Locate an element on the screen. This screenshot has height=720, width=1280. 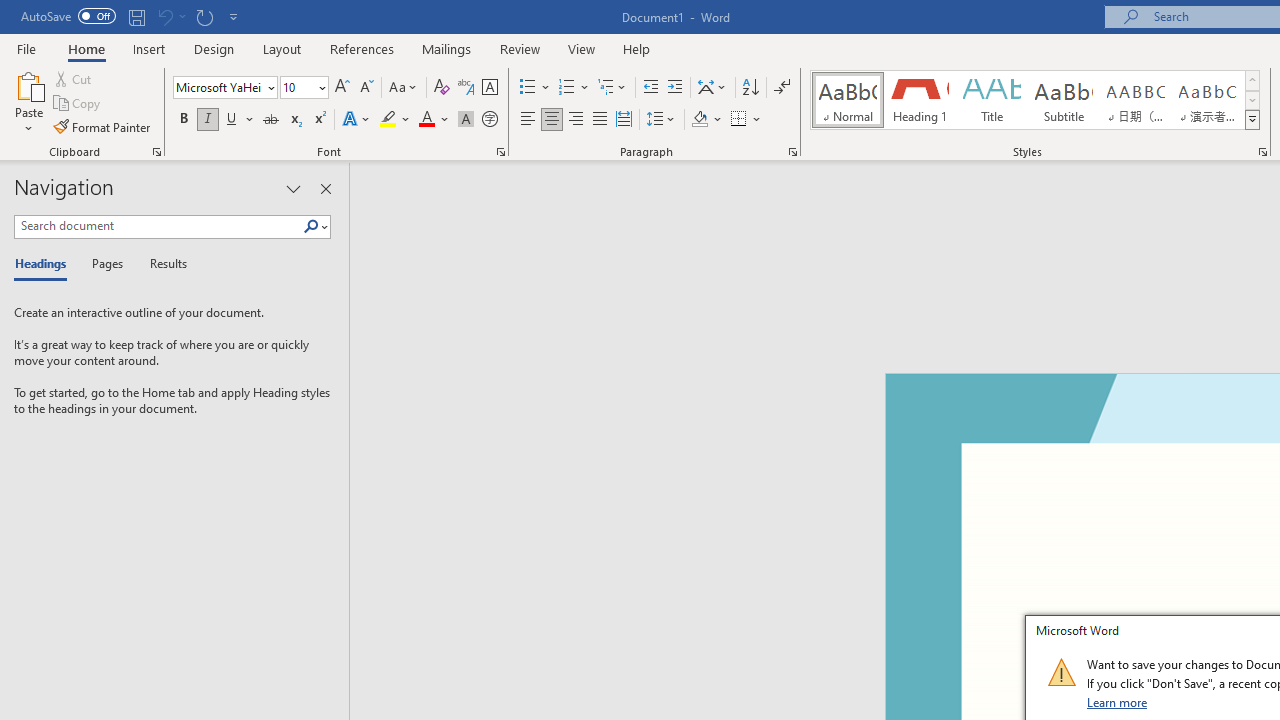
'AutomationID: QuickStylesGallery' is located at coordinates (1036, 100).